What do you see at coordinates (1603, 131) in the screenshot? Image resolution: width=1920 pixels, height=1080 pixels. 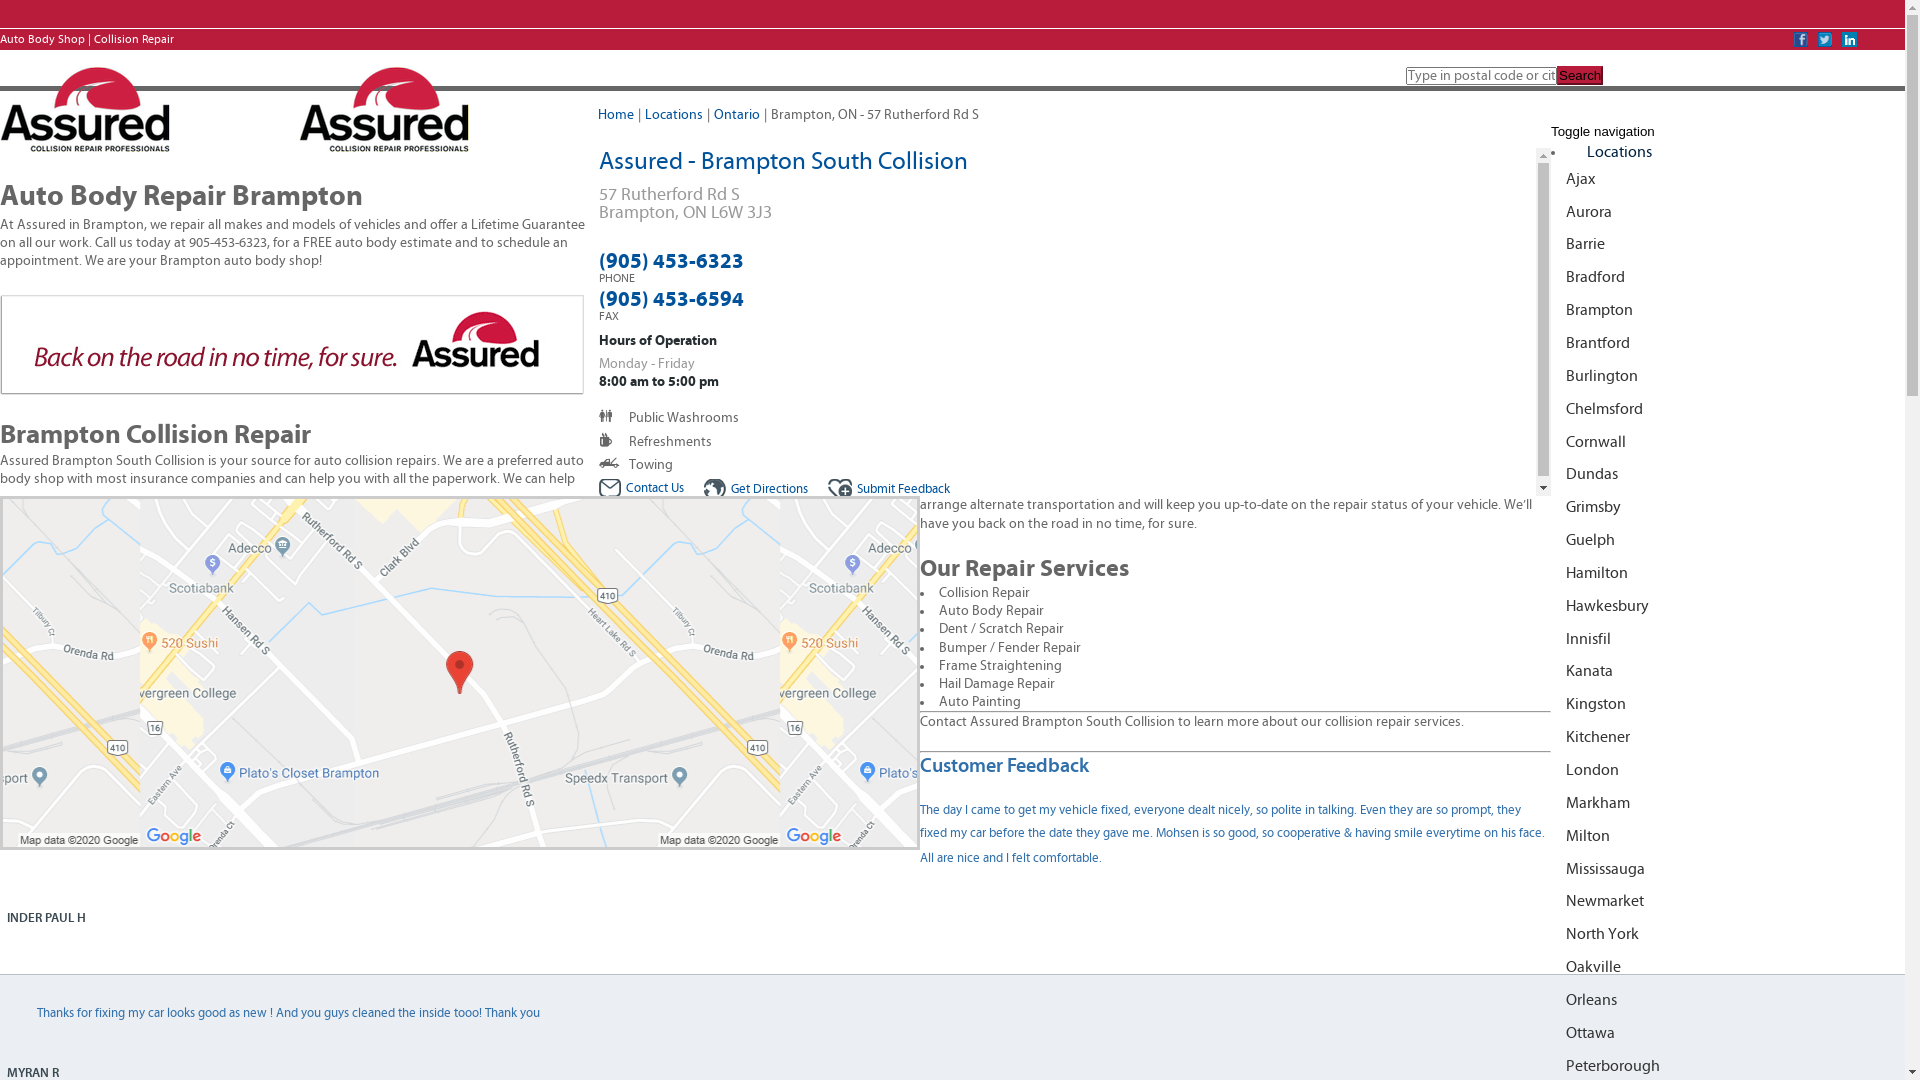 I see `'Toggle navigation'` at bounding box center [1603, 131].